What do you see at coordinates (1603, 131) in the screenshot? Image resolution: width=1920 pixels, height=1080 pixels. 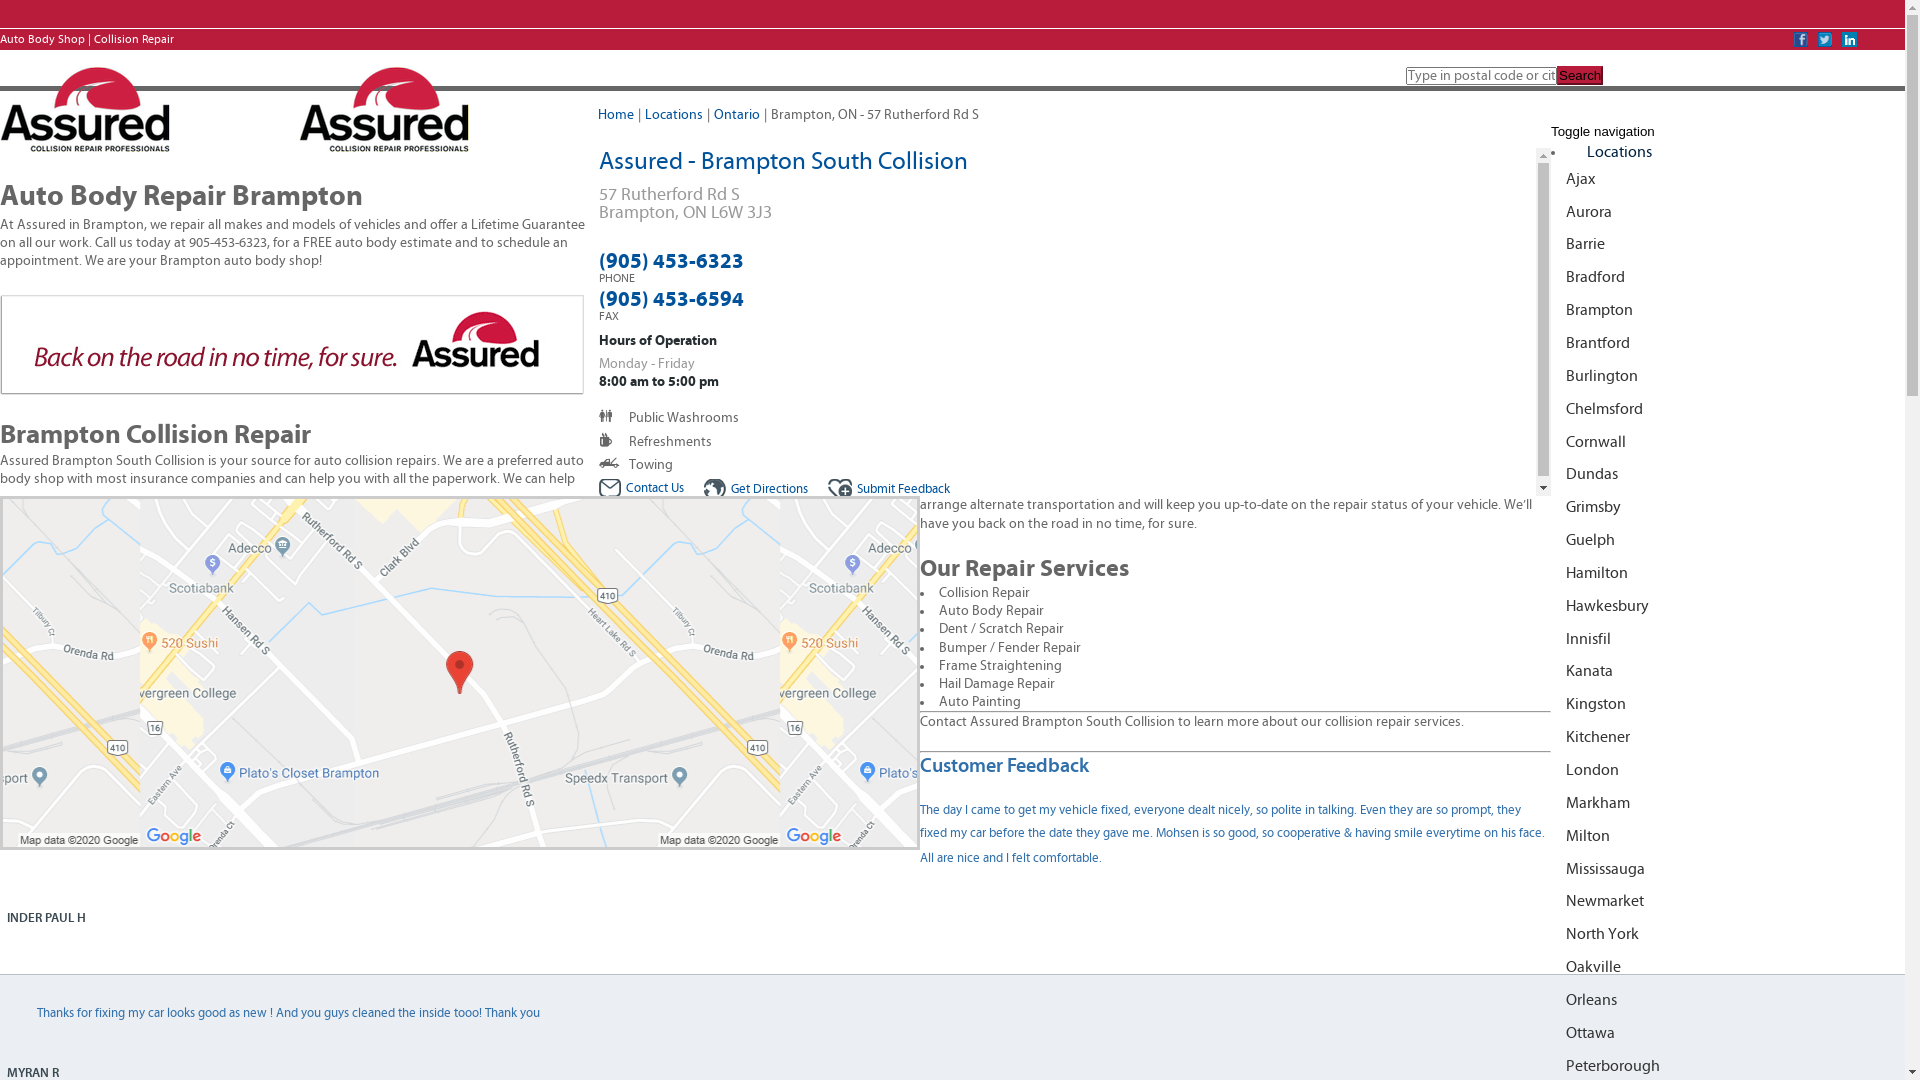 I see `'Toggle navigation'` at bounding box center [1603, 131].